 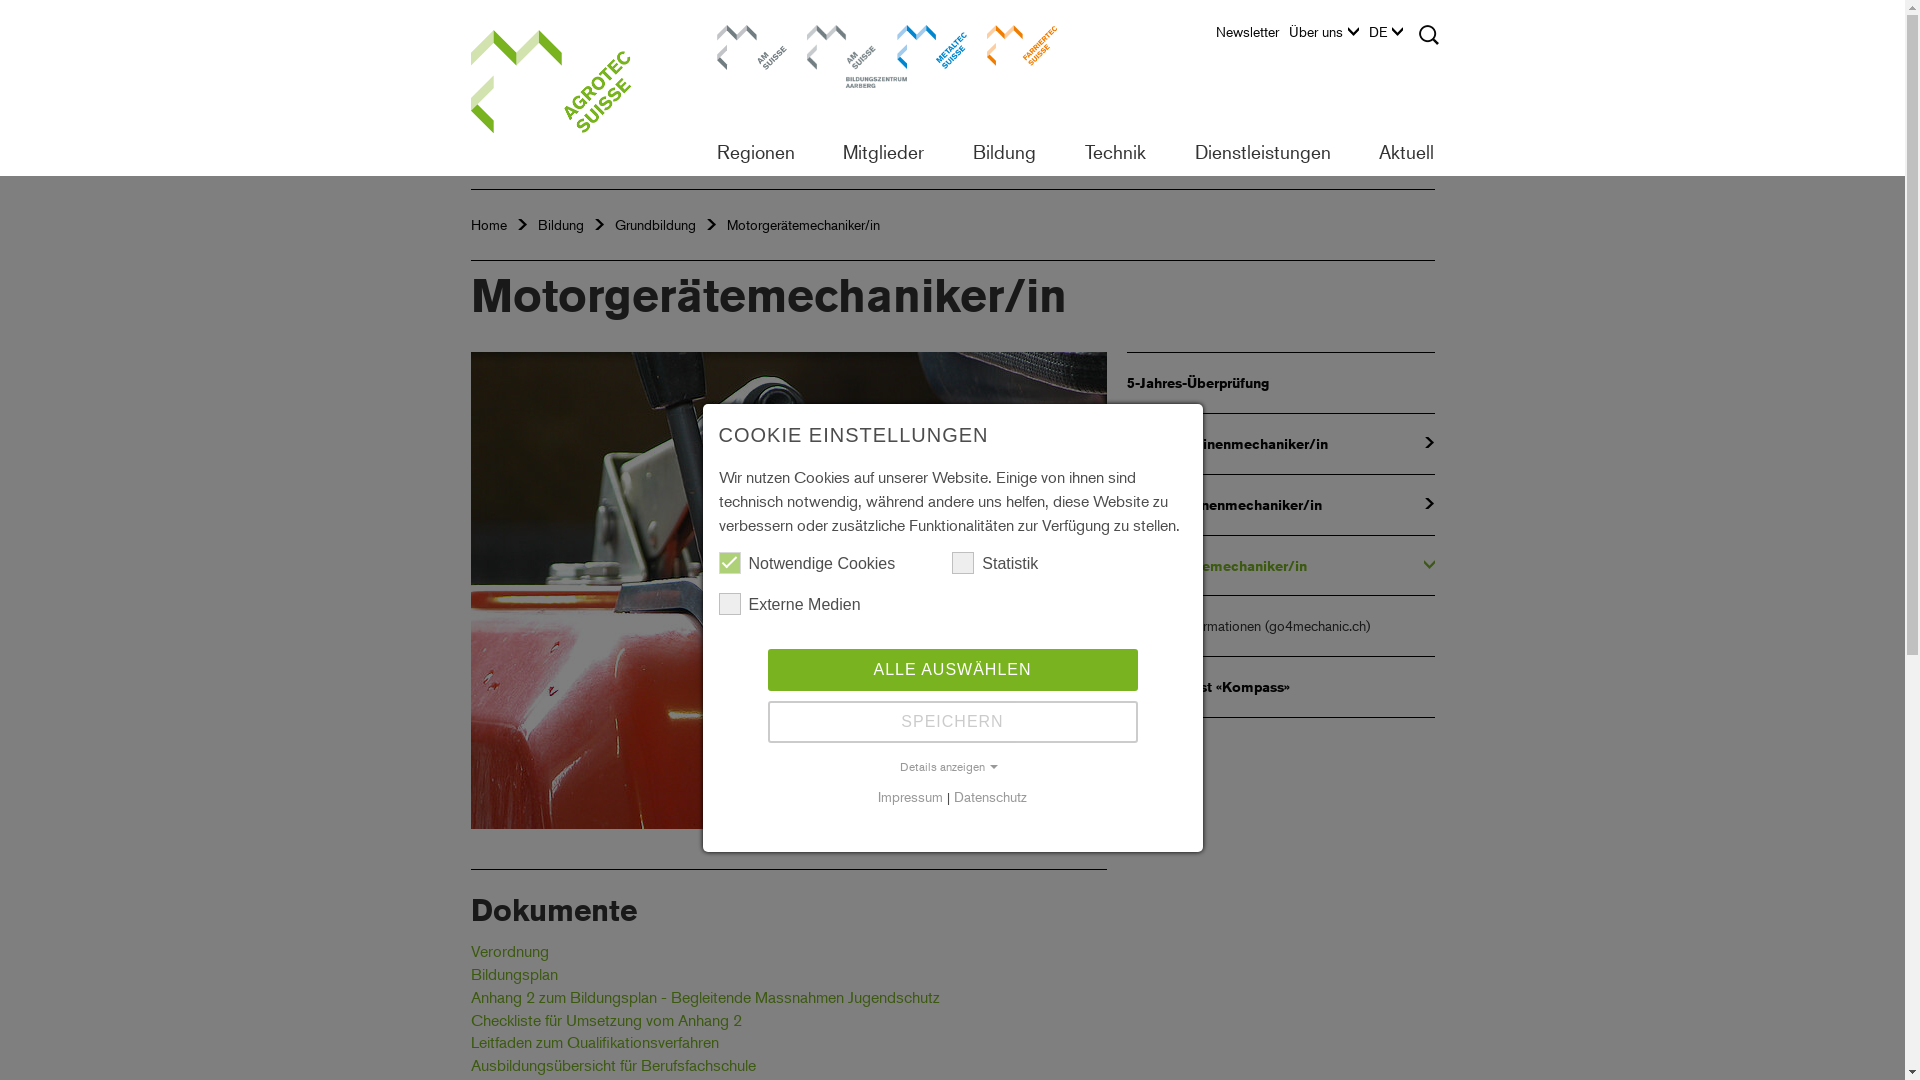 I want to click on 'AM Suisse', so click(x=749, y=59).